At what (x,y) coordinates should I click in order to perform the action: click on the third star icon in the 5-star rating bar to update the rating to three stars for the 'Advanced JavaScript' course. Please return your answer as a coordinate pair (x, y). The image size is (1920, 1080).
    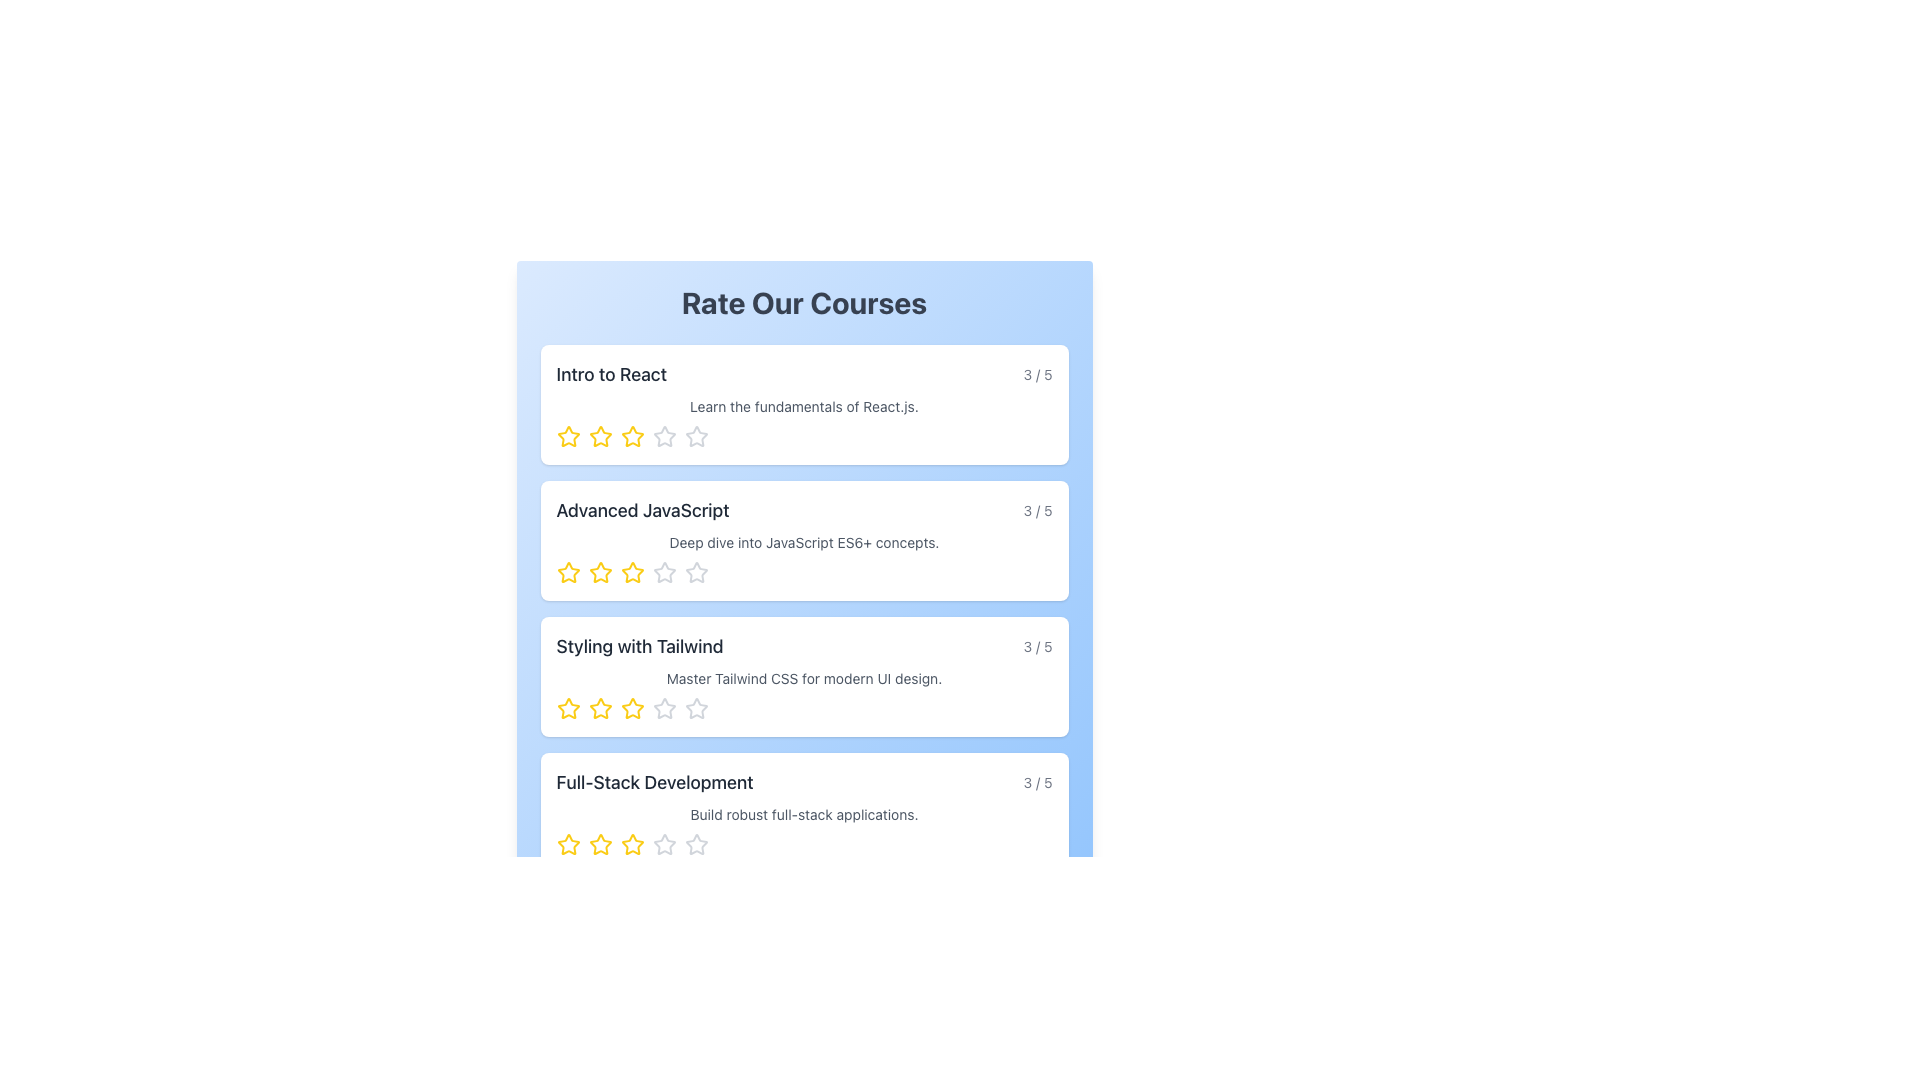
    Looking at the image, I should click on (664, 572).